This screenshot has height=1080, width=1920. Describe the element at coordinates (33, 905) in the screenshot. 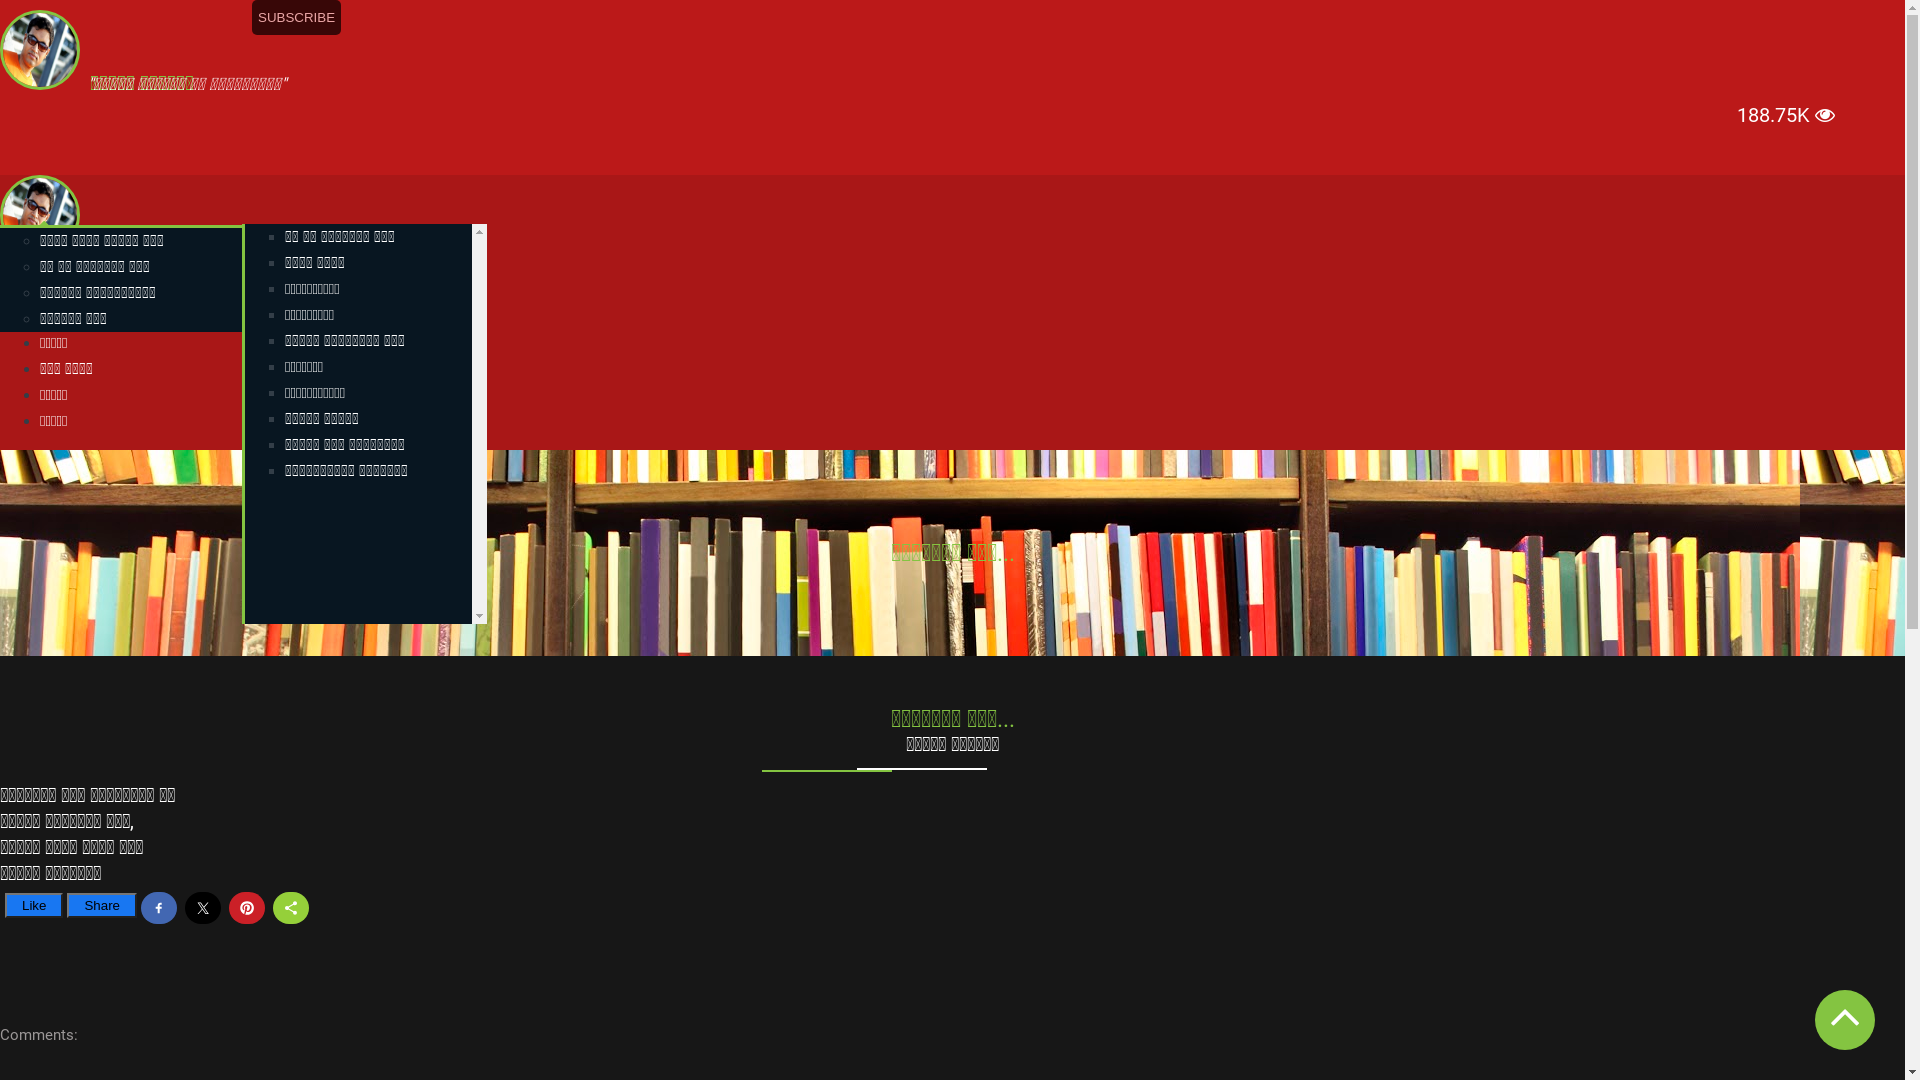

I see `'Like'` at that location.